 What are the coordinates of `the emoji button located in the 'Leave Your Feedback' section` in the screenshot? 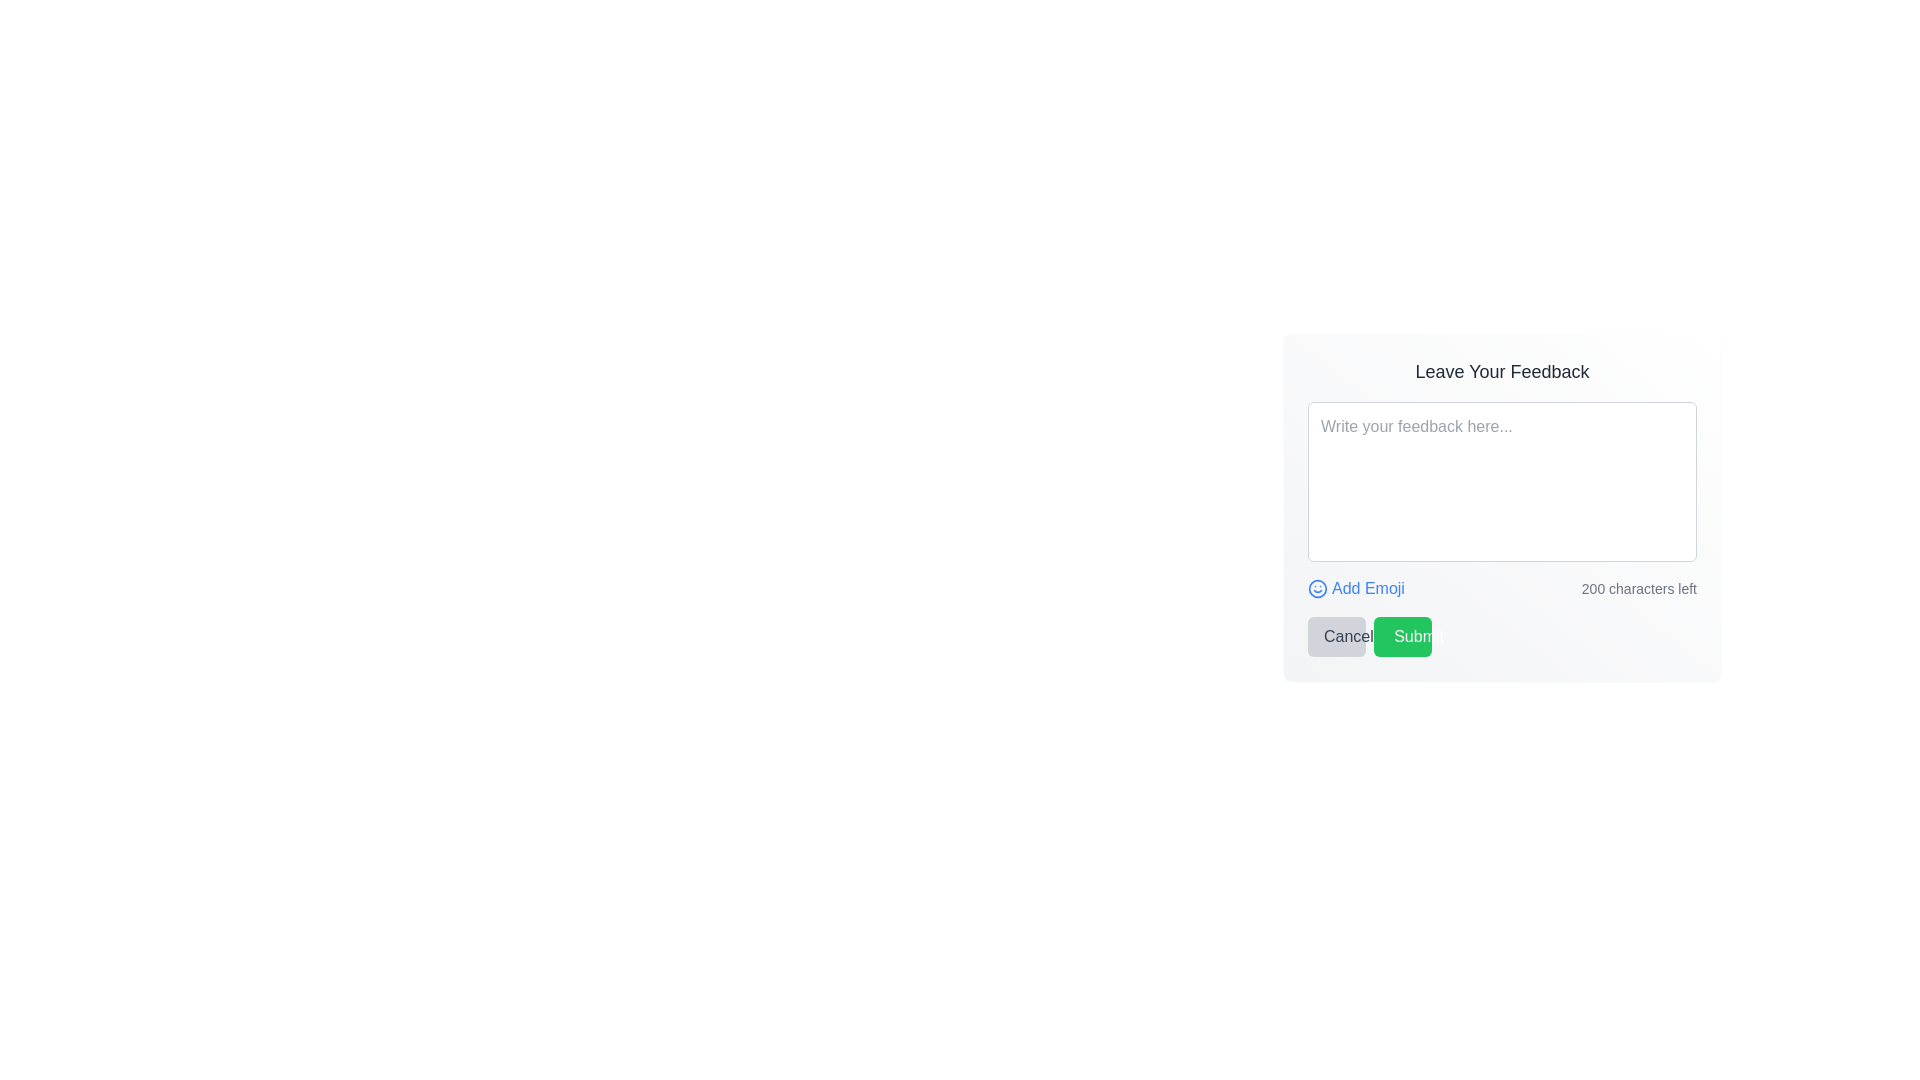 It's located at (1356, 588).